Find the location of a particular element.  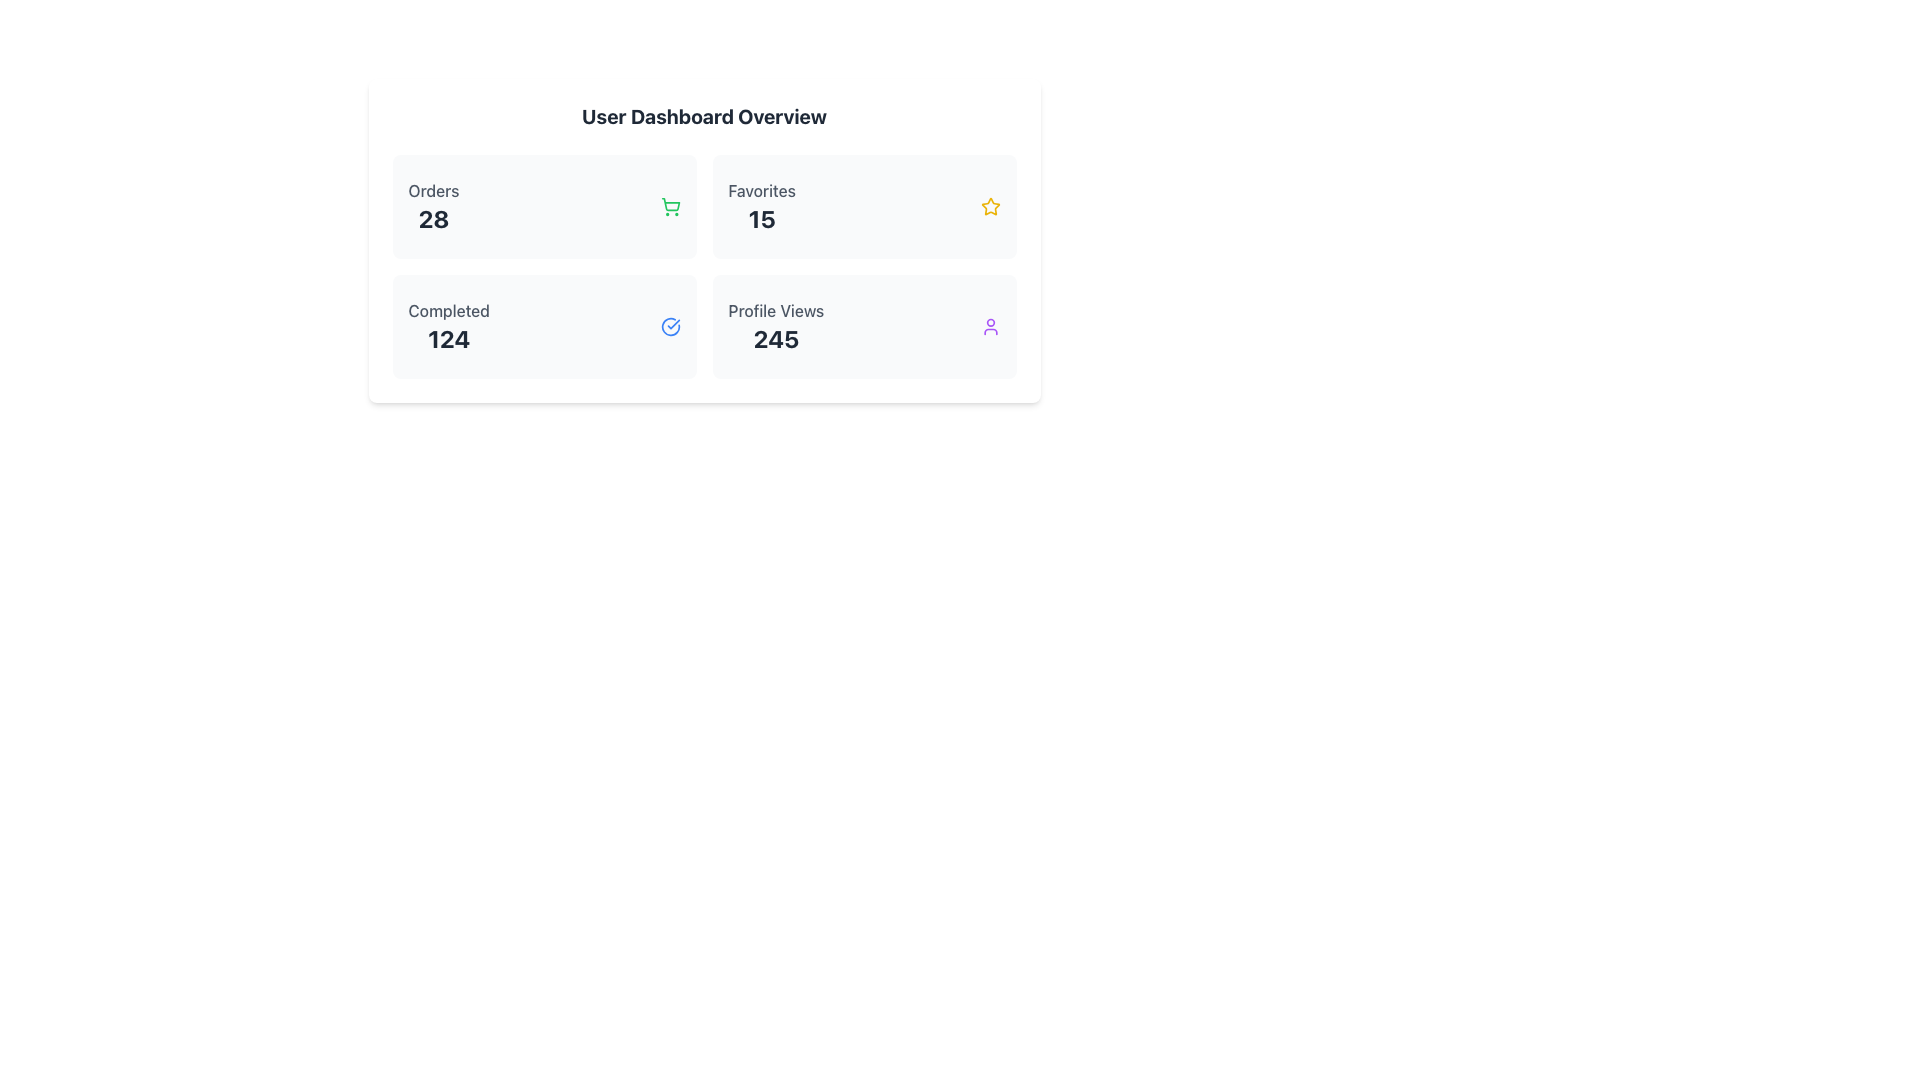

the Text Label displaying the number '28' within the 'Orders' card in the top-left quadrant of the dashboard is located at coordinates (432, 219).